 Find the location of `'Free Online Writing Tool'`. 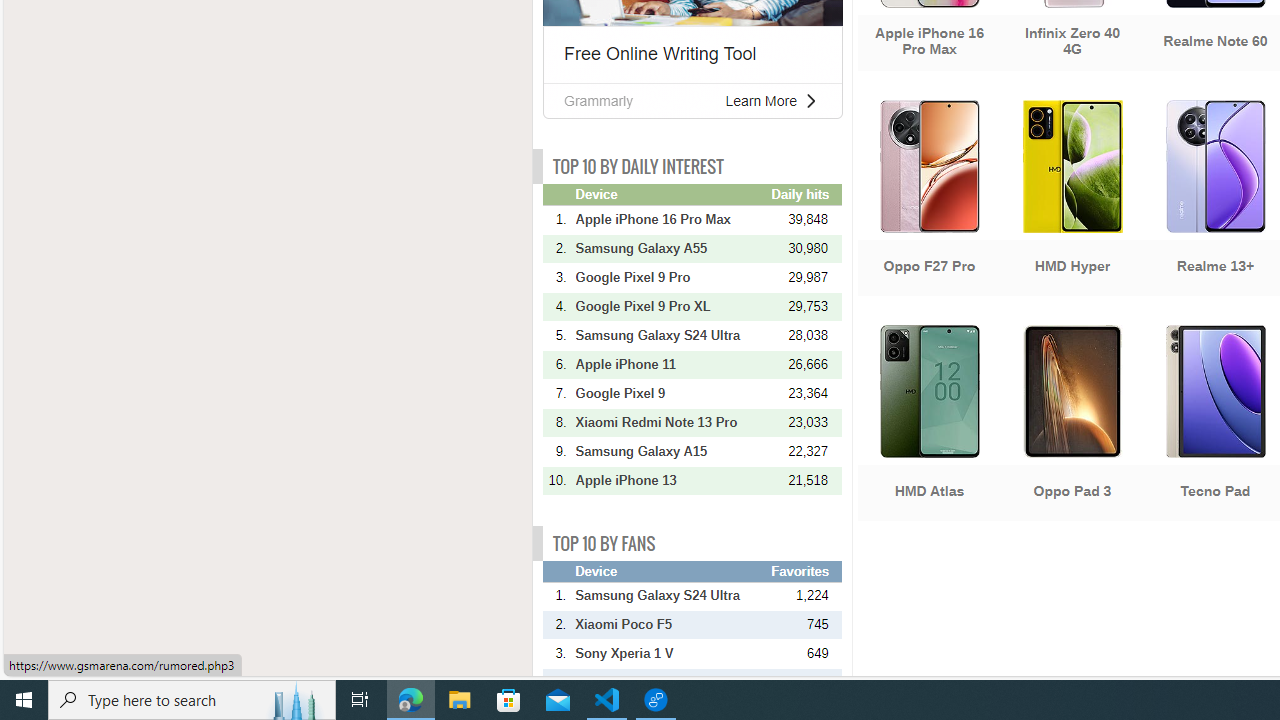

'Free Online Writing Tool' is located at coordinates (659, 52).